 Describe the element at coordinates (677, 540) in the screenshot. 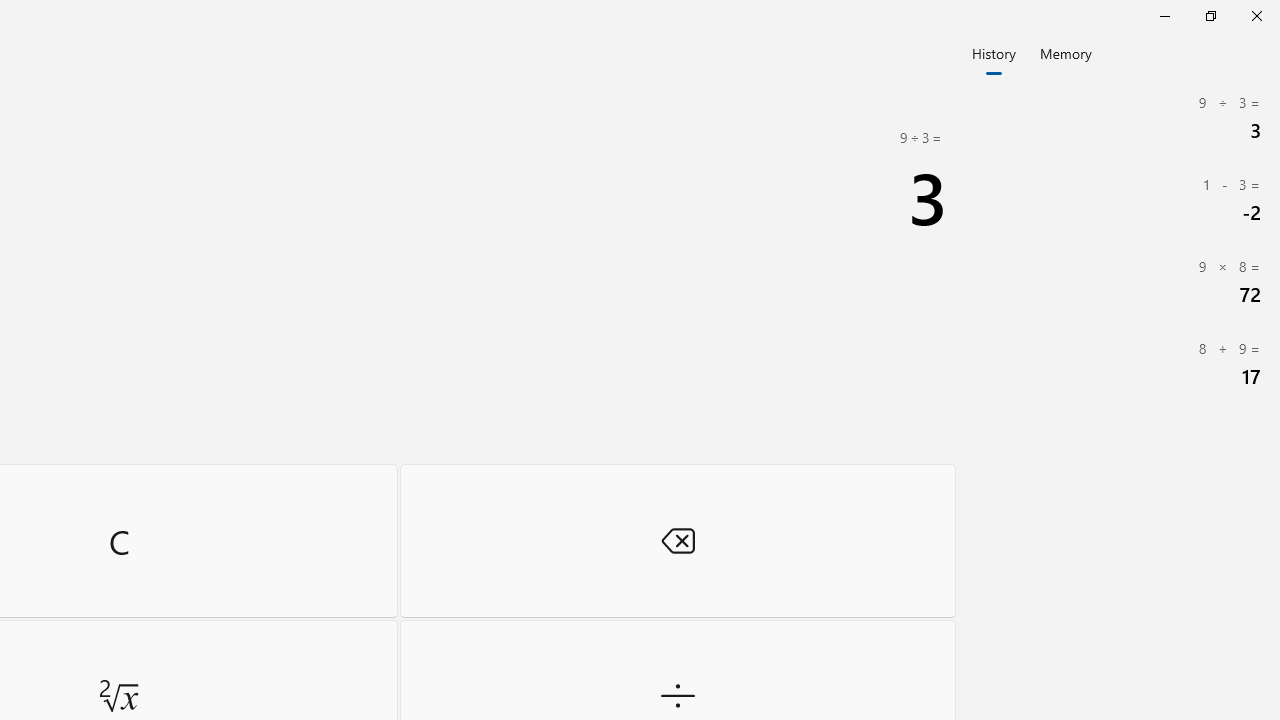

I see `'Backspace'` at that location.